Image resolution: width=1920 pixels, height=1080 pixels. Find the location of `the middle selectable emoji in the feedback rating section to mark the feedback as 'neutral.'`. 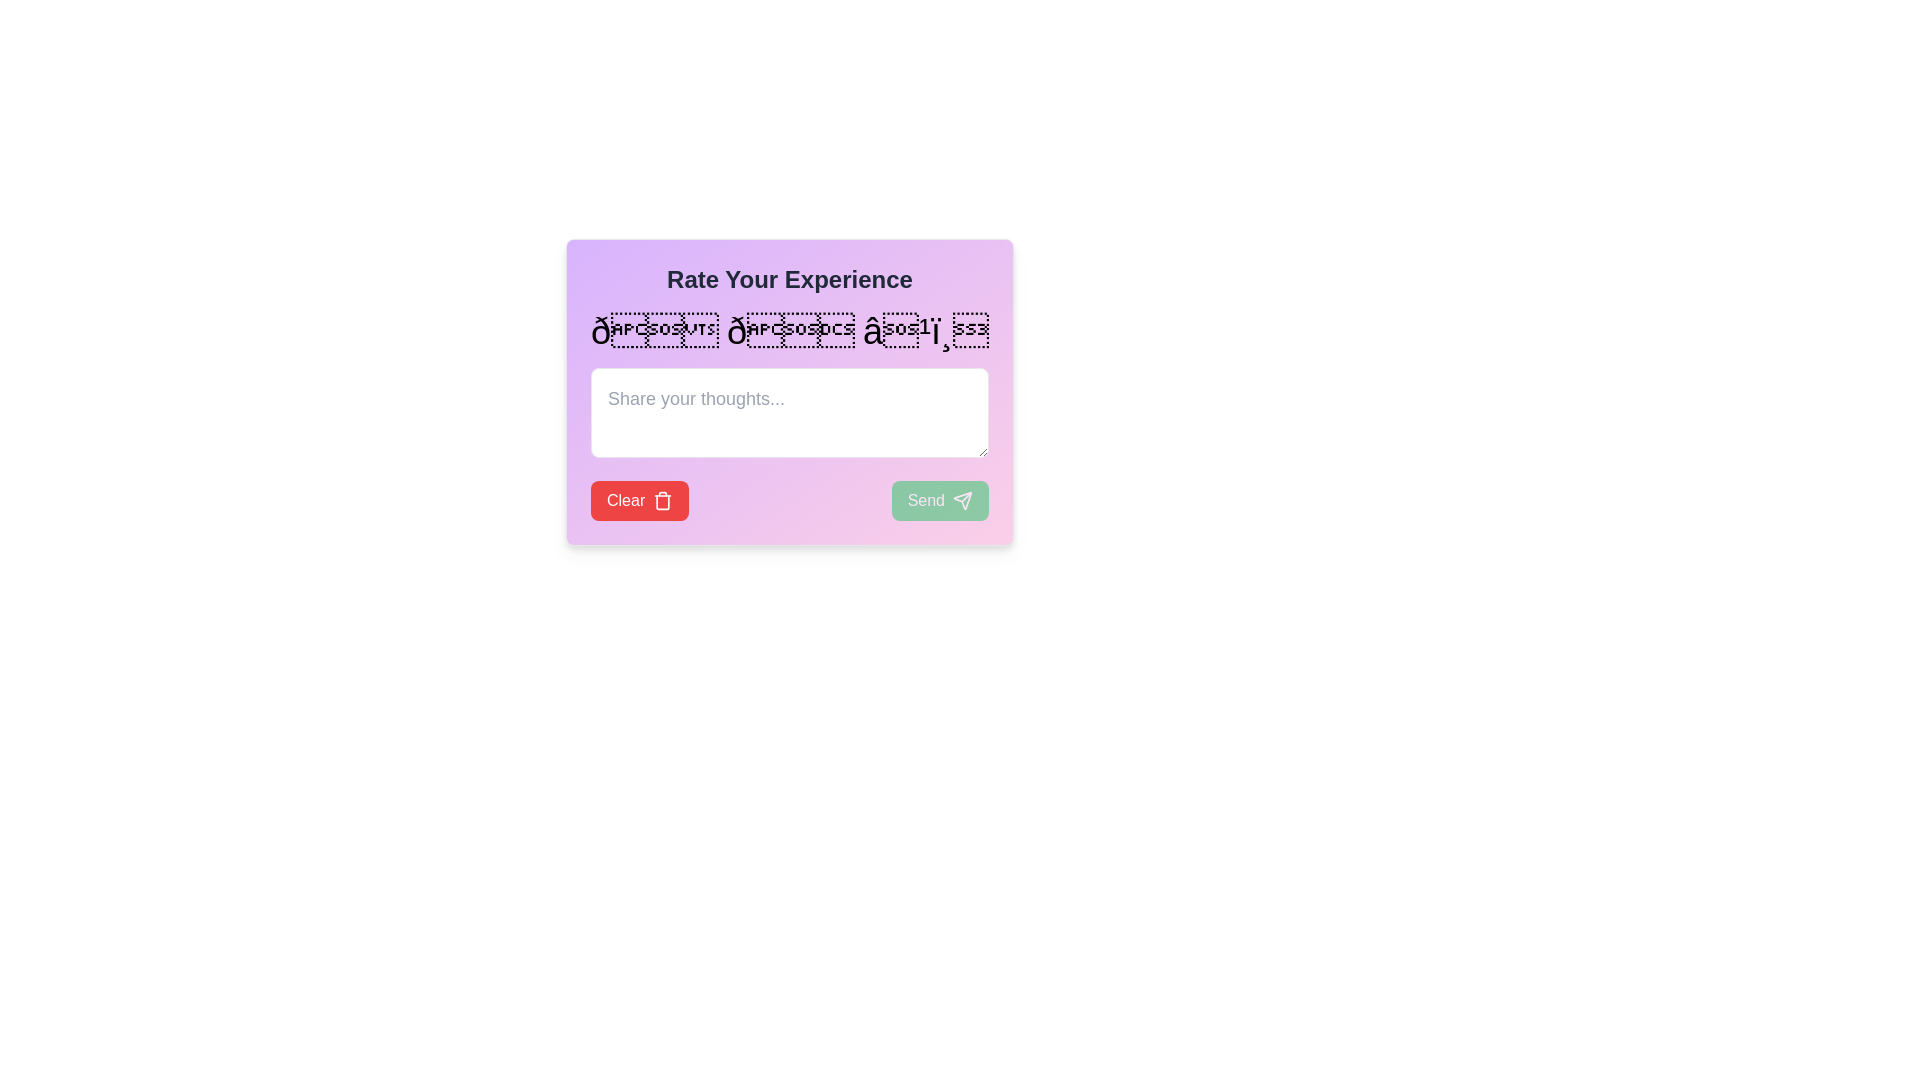

the middle selectable emoji in the feedback rating section to mark the feedback as 'neutral.' is located at coordinates (790, 330).